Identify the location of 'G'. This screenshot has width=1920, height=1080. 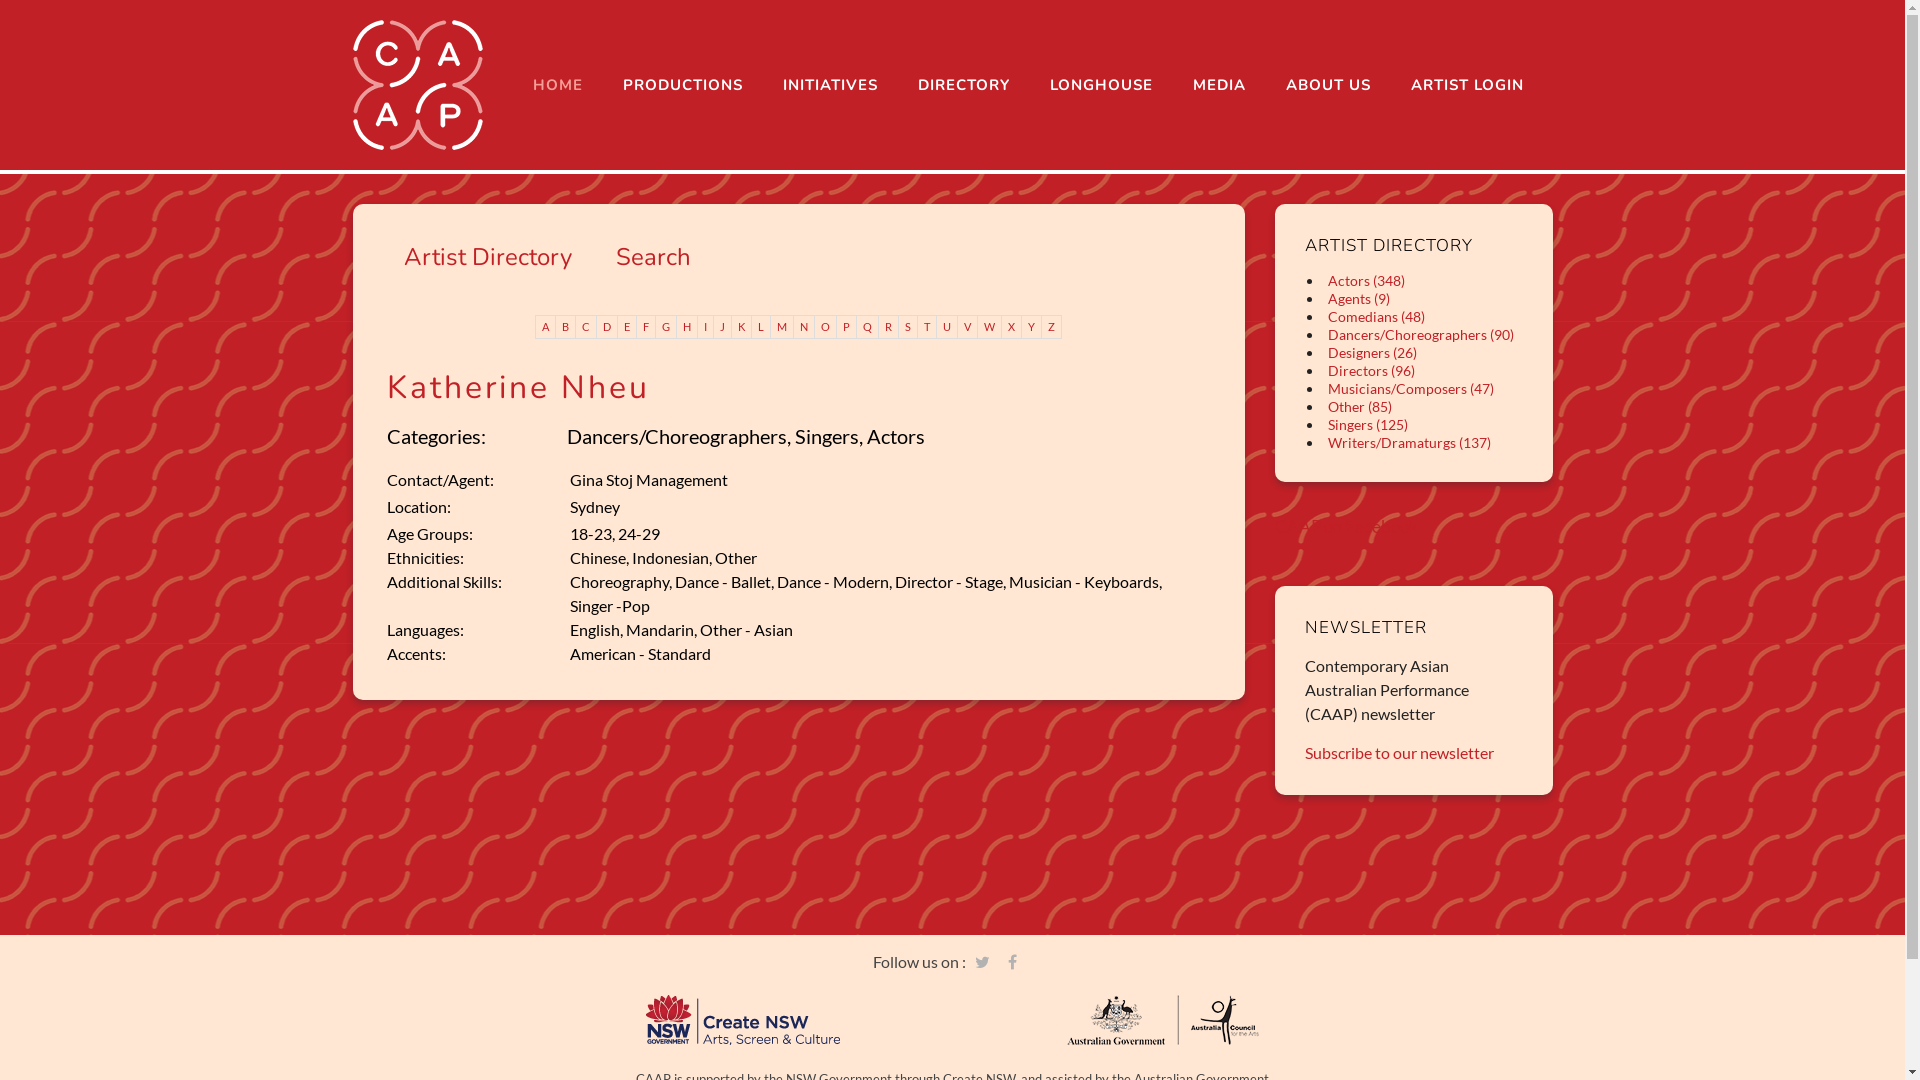
(666, 326).